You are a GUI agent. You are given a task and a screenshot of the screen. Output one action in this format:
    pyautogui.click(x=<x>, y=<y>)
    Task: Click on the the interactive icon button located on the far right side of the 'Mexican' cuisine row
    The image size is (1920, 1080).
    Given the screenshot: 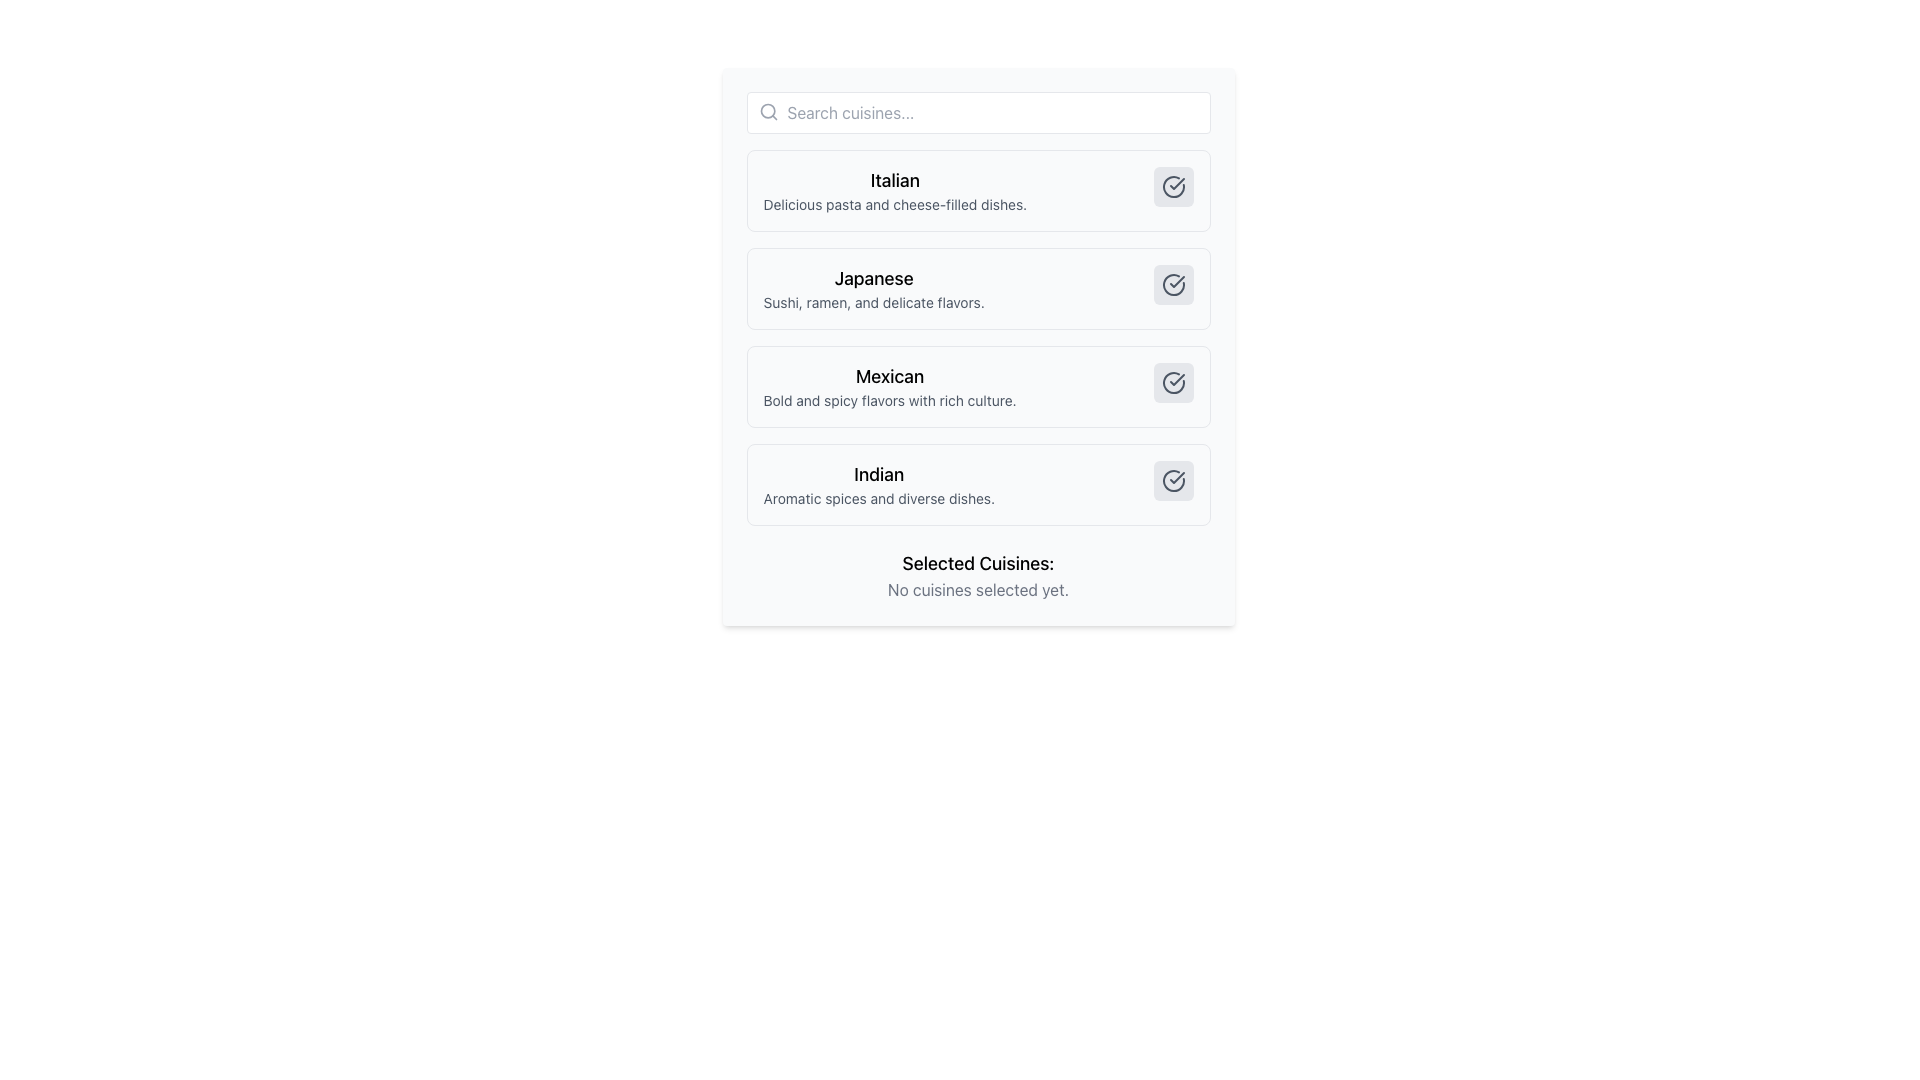 What is the action you would take?
    pyautogui.click(x=1173, y=382)
    